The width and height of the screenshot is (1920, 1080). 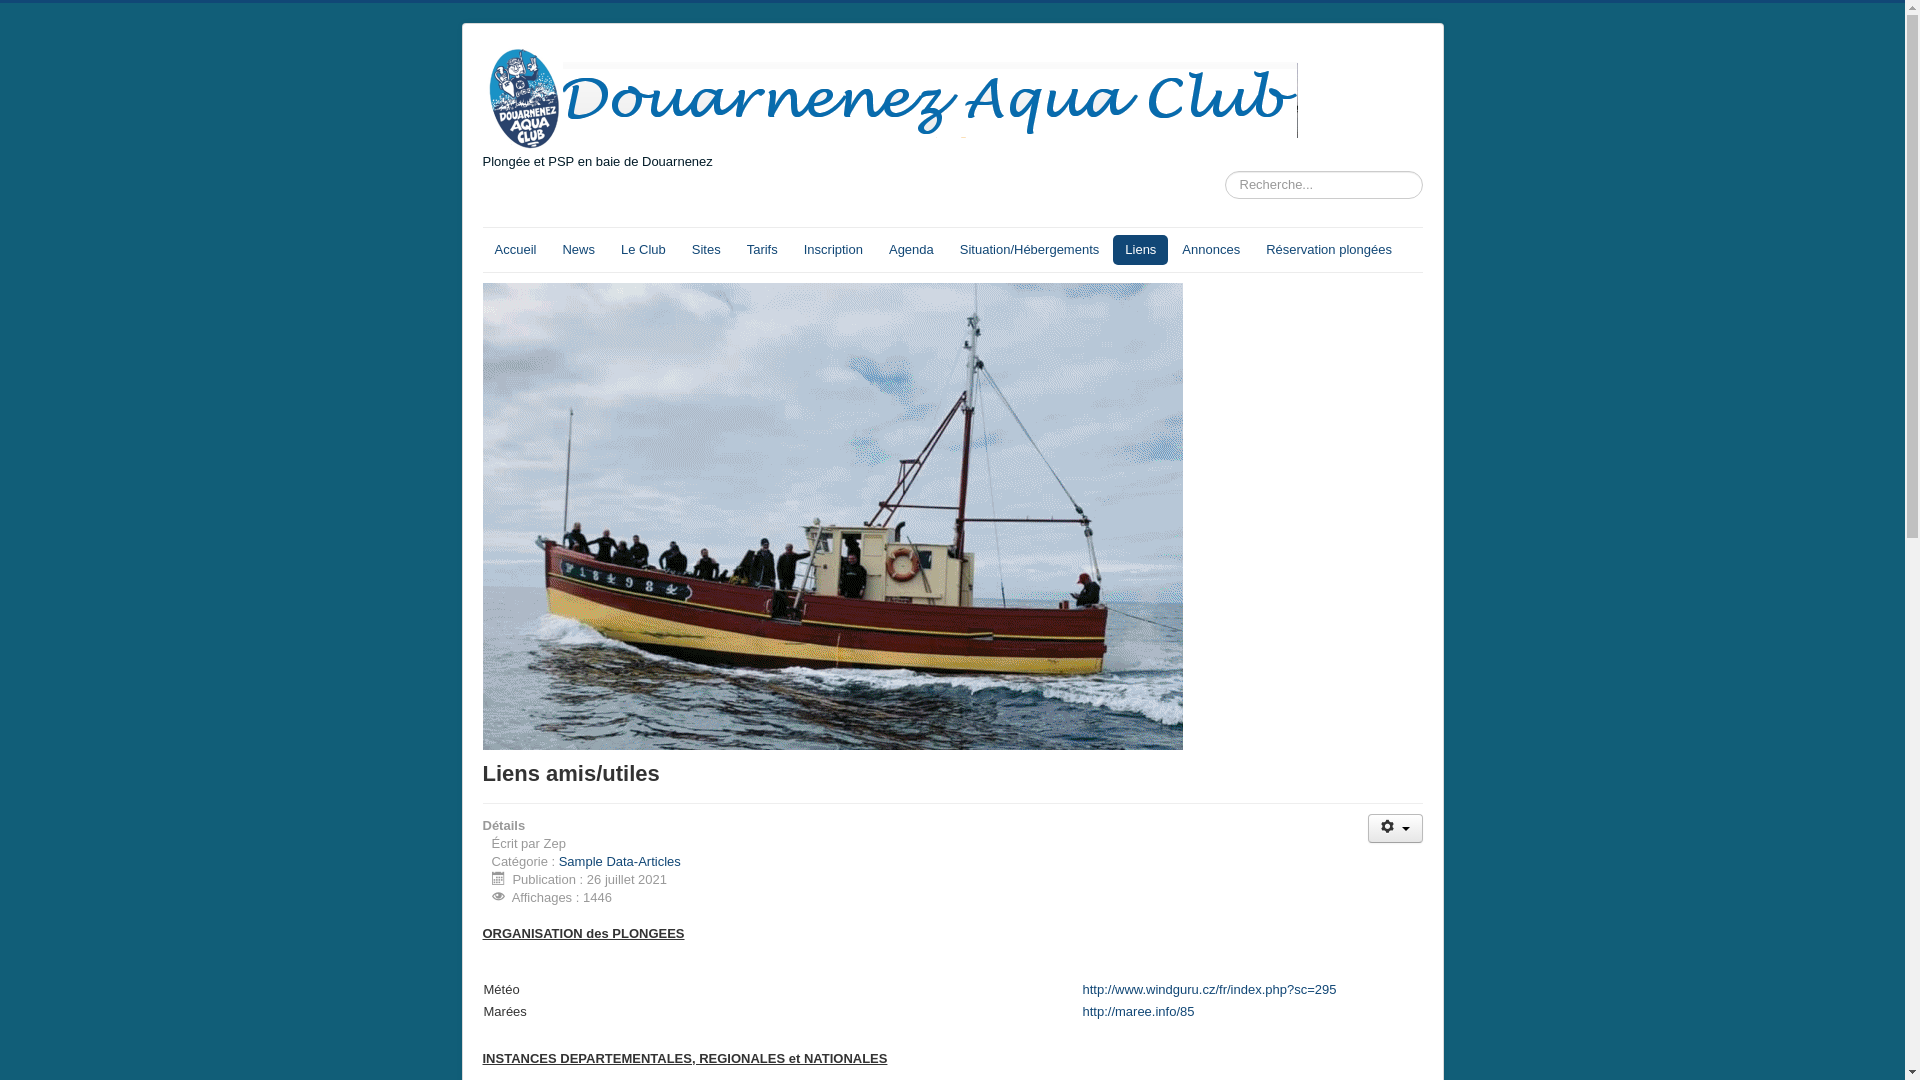 What do you see at coordinates (577, 249) in the screenshot?
I see `'News'` at bounding box center [577, 249].